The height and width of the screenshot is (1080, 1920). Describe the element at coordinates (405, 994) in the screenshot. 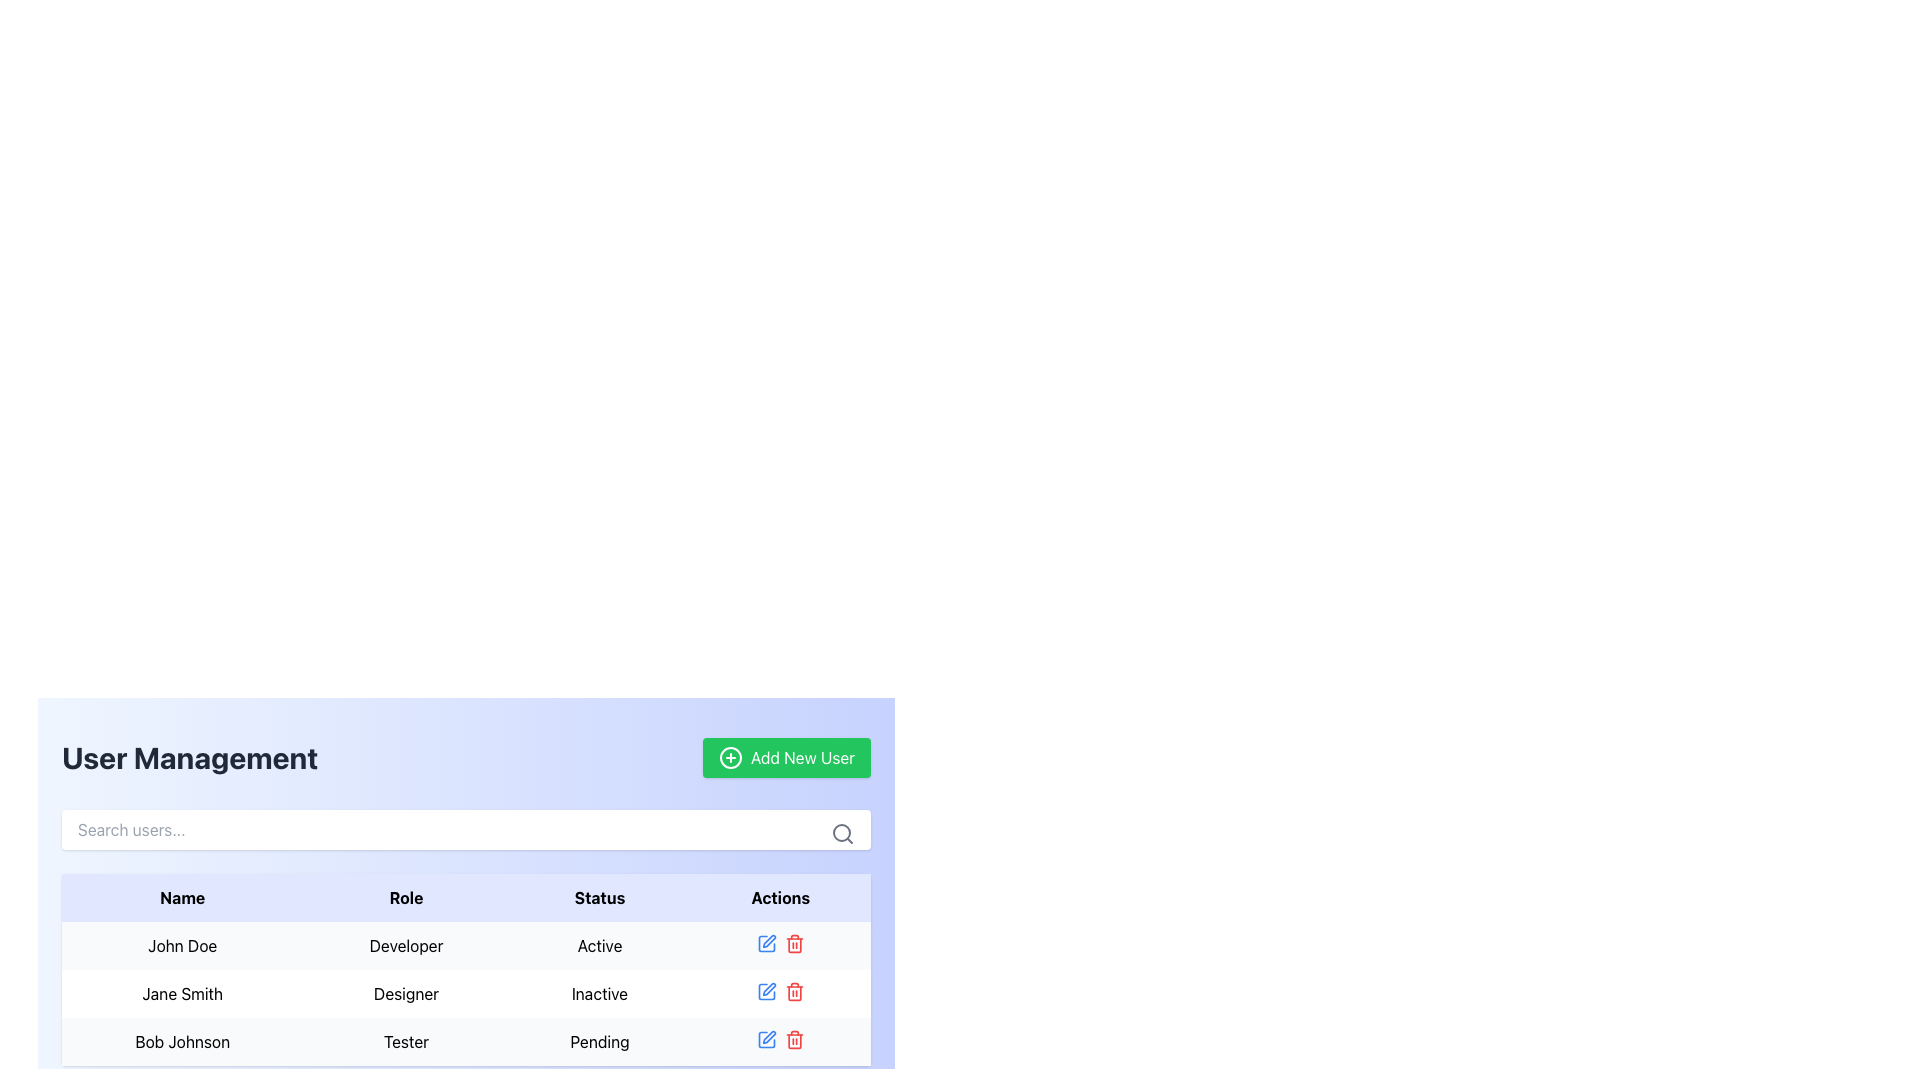

I see `the static text label that identifies 'Jane Smith' as 'Designer' in the 'Role' column of the table` at that location.